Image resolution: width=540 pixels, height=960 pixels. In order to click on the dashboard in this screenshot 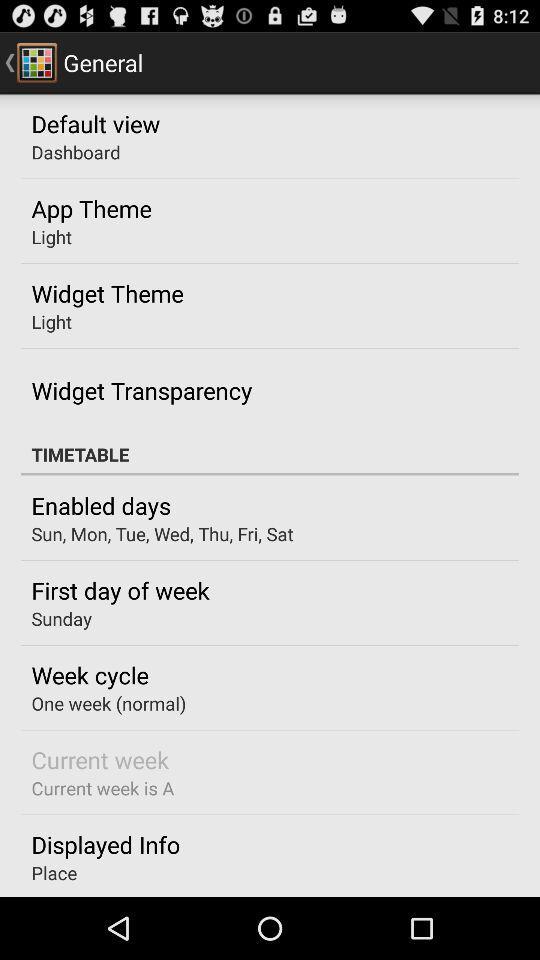, I will do `click(75, 151)`.